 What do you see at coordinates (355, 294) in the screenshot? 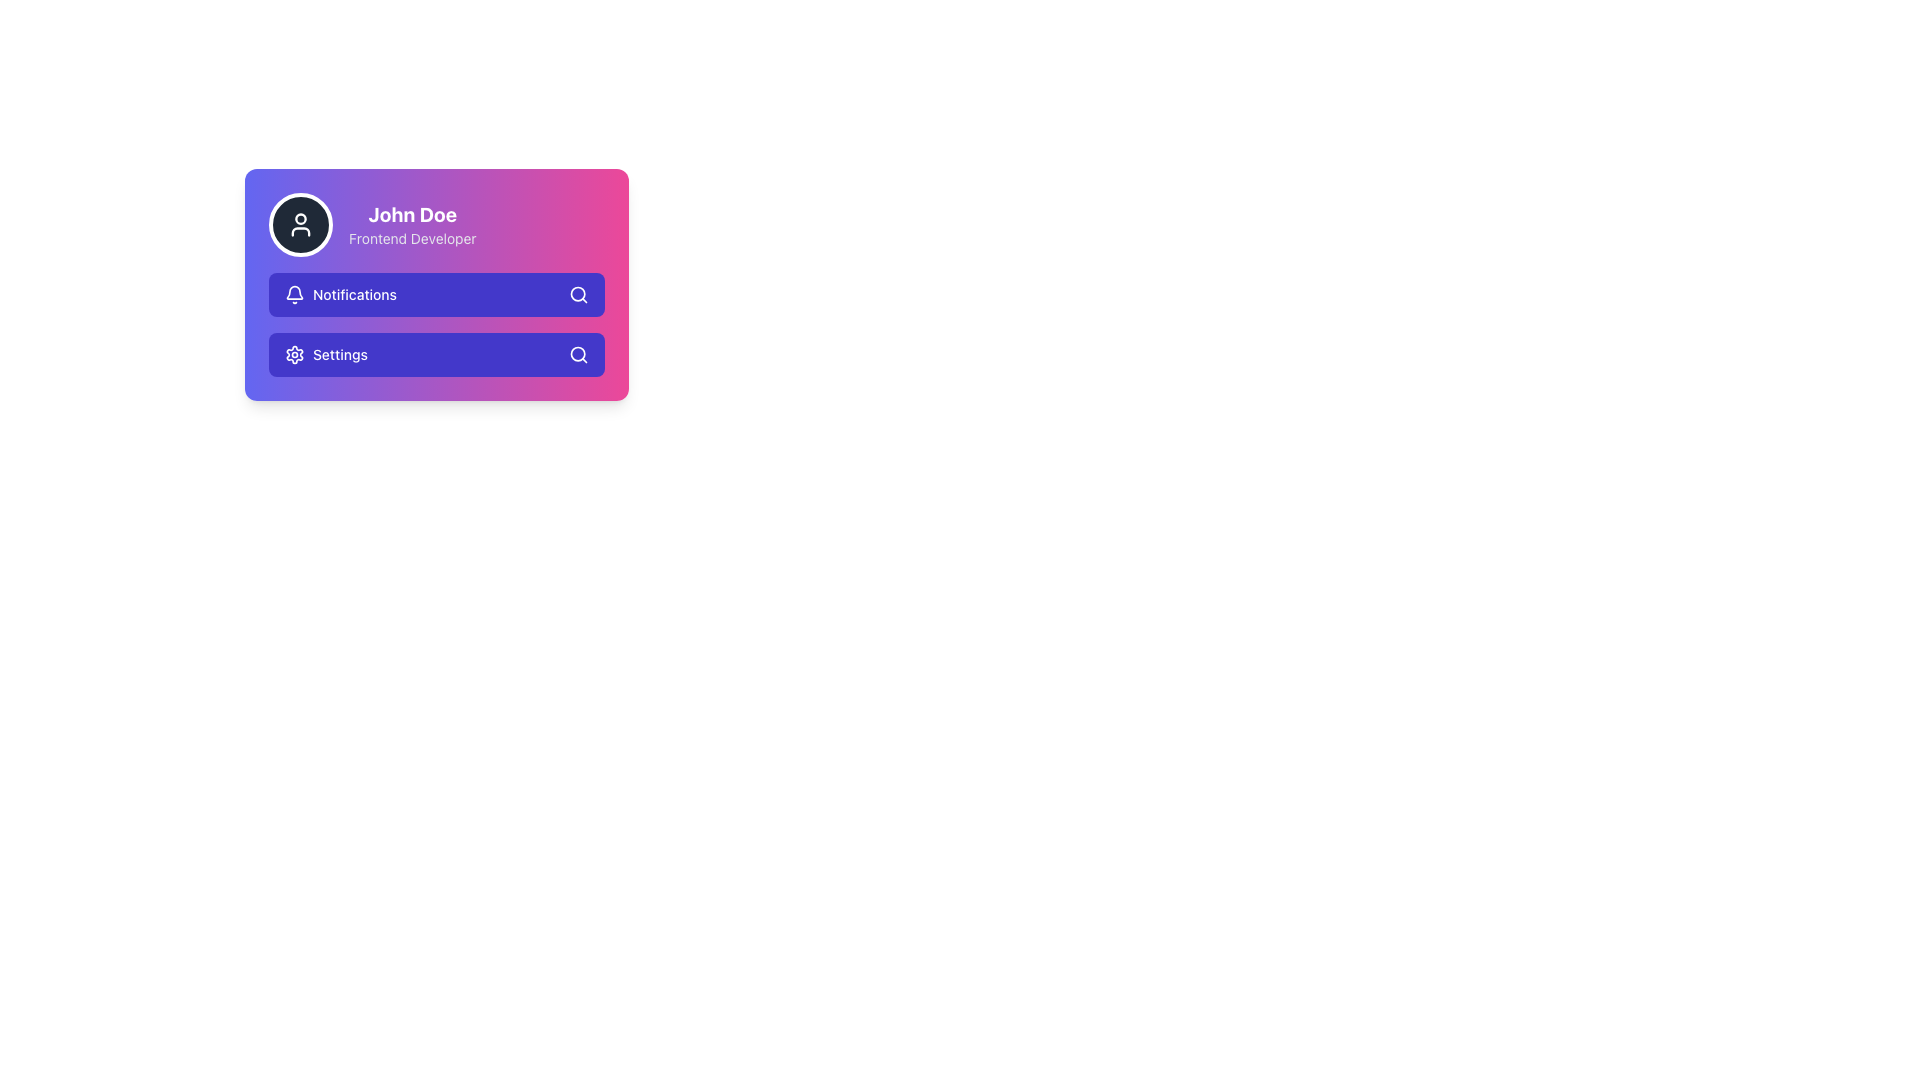
I see `the text label indicating the functionality of the notifications section, which is positioned slightly to the right of a bell icon and above the settings row` at bounding box center [355, 294].